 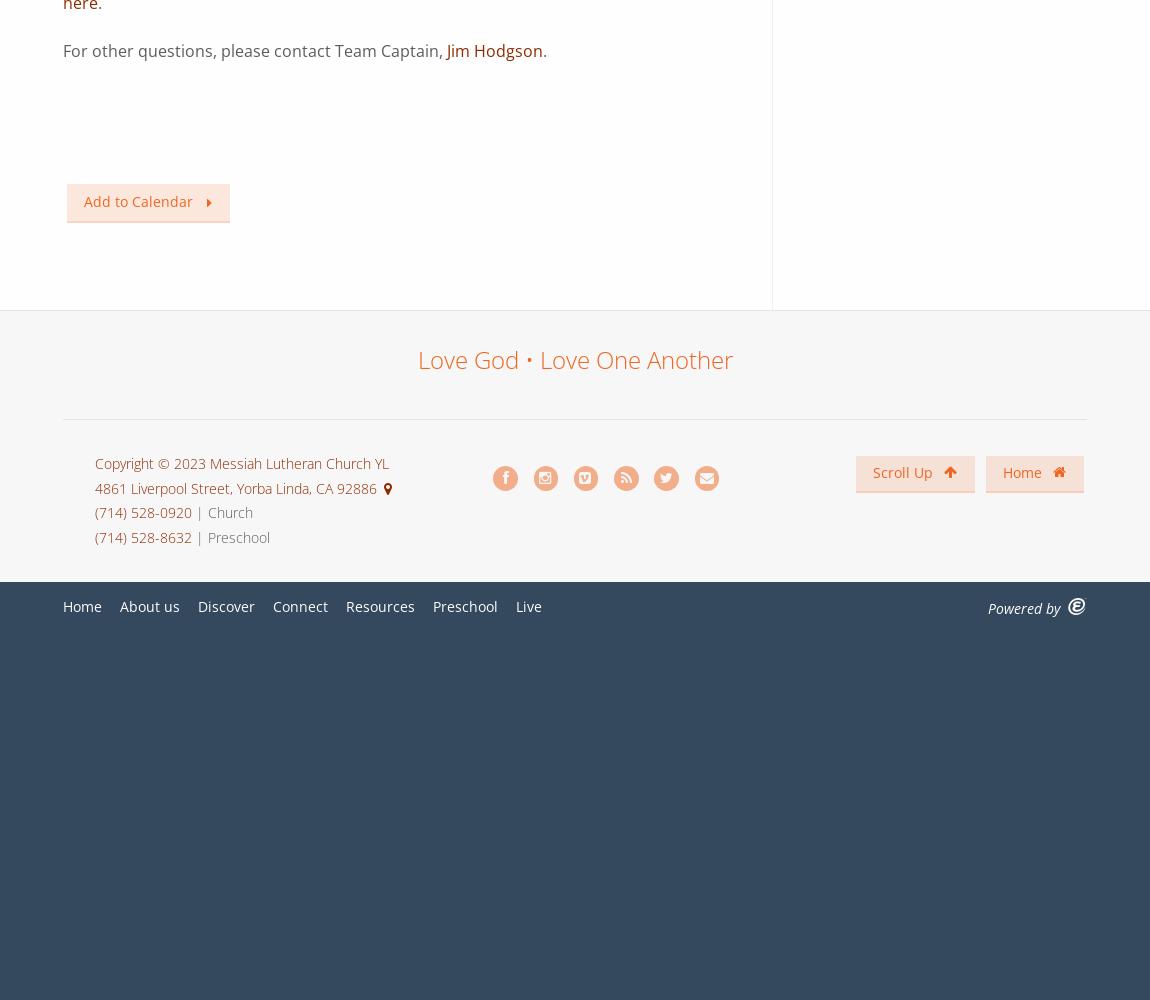 I want to click on 'Jim Hodgson', so click(x=447, y=50).